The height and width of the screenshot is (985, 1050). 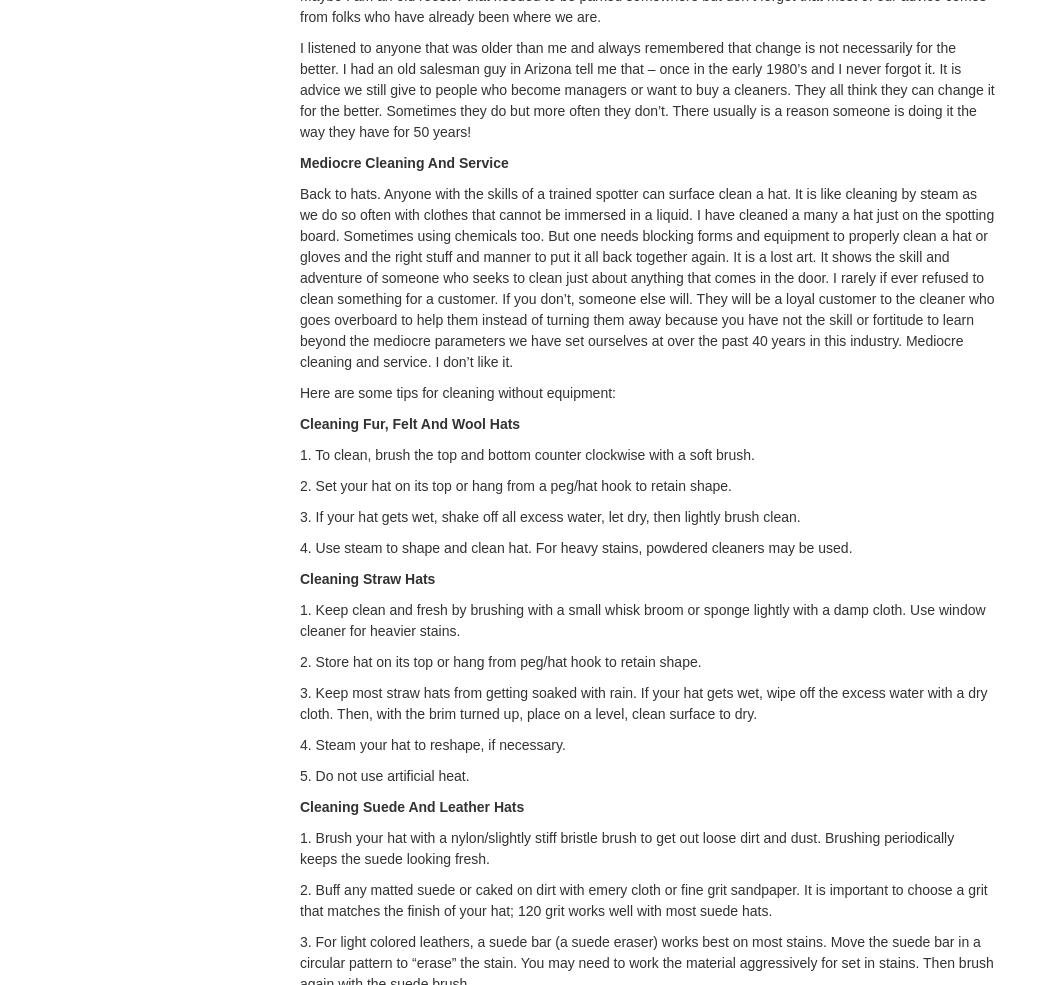 I want to click on '1. Keep clean and fresh by brushing with a small whisk broom or sponge lightly with a damp cloth. Use window cleaner for heavier stains.', so click(x=641, y=619).